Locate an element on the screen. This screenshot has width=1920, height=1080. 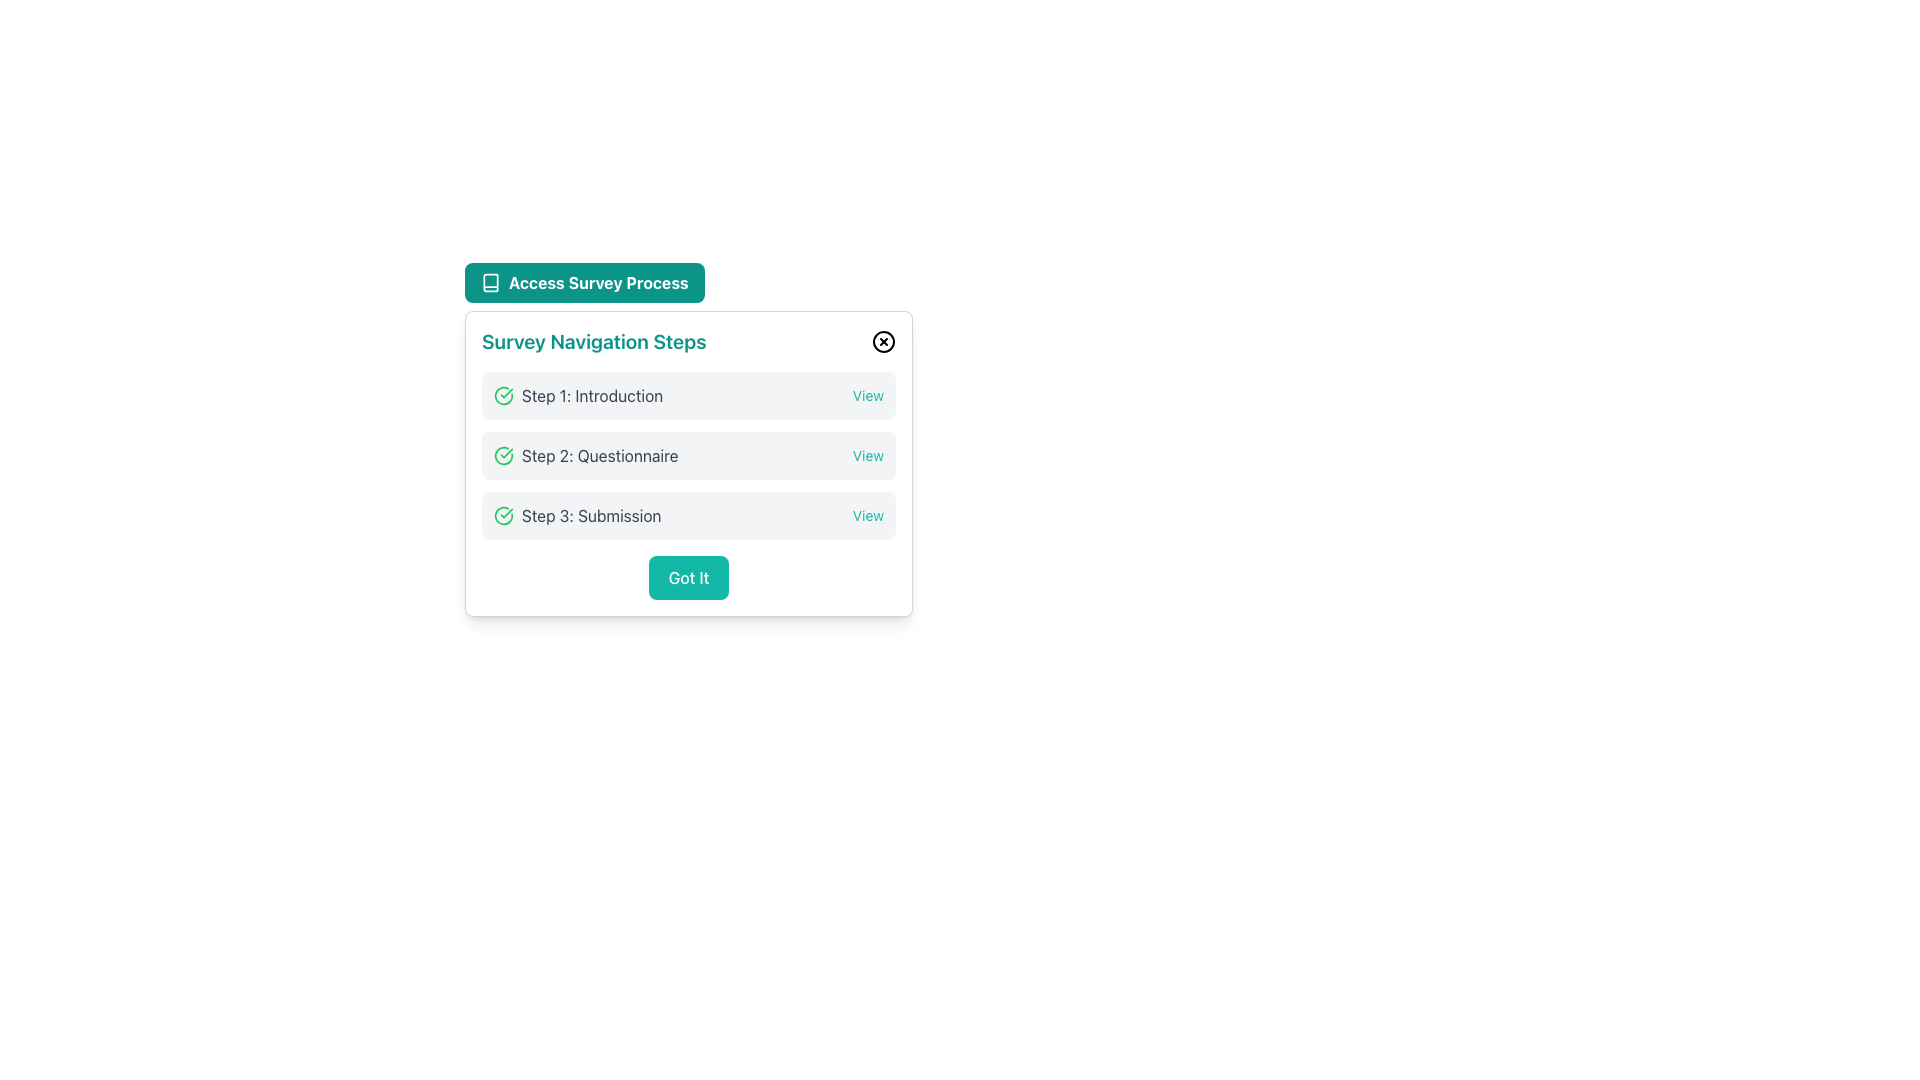
the informational text element displaying 'Step 2: Questionnaire', which is the second item in the Survey Navigation Steps list is located at coordinates (585, 455).